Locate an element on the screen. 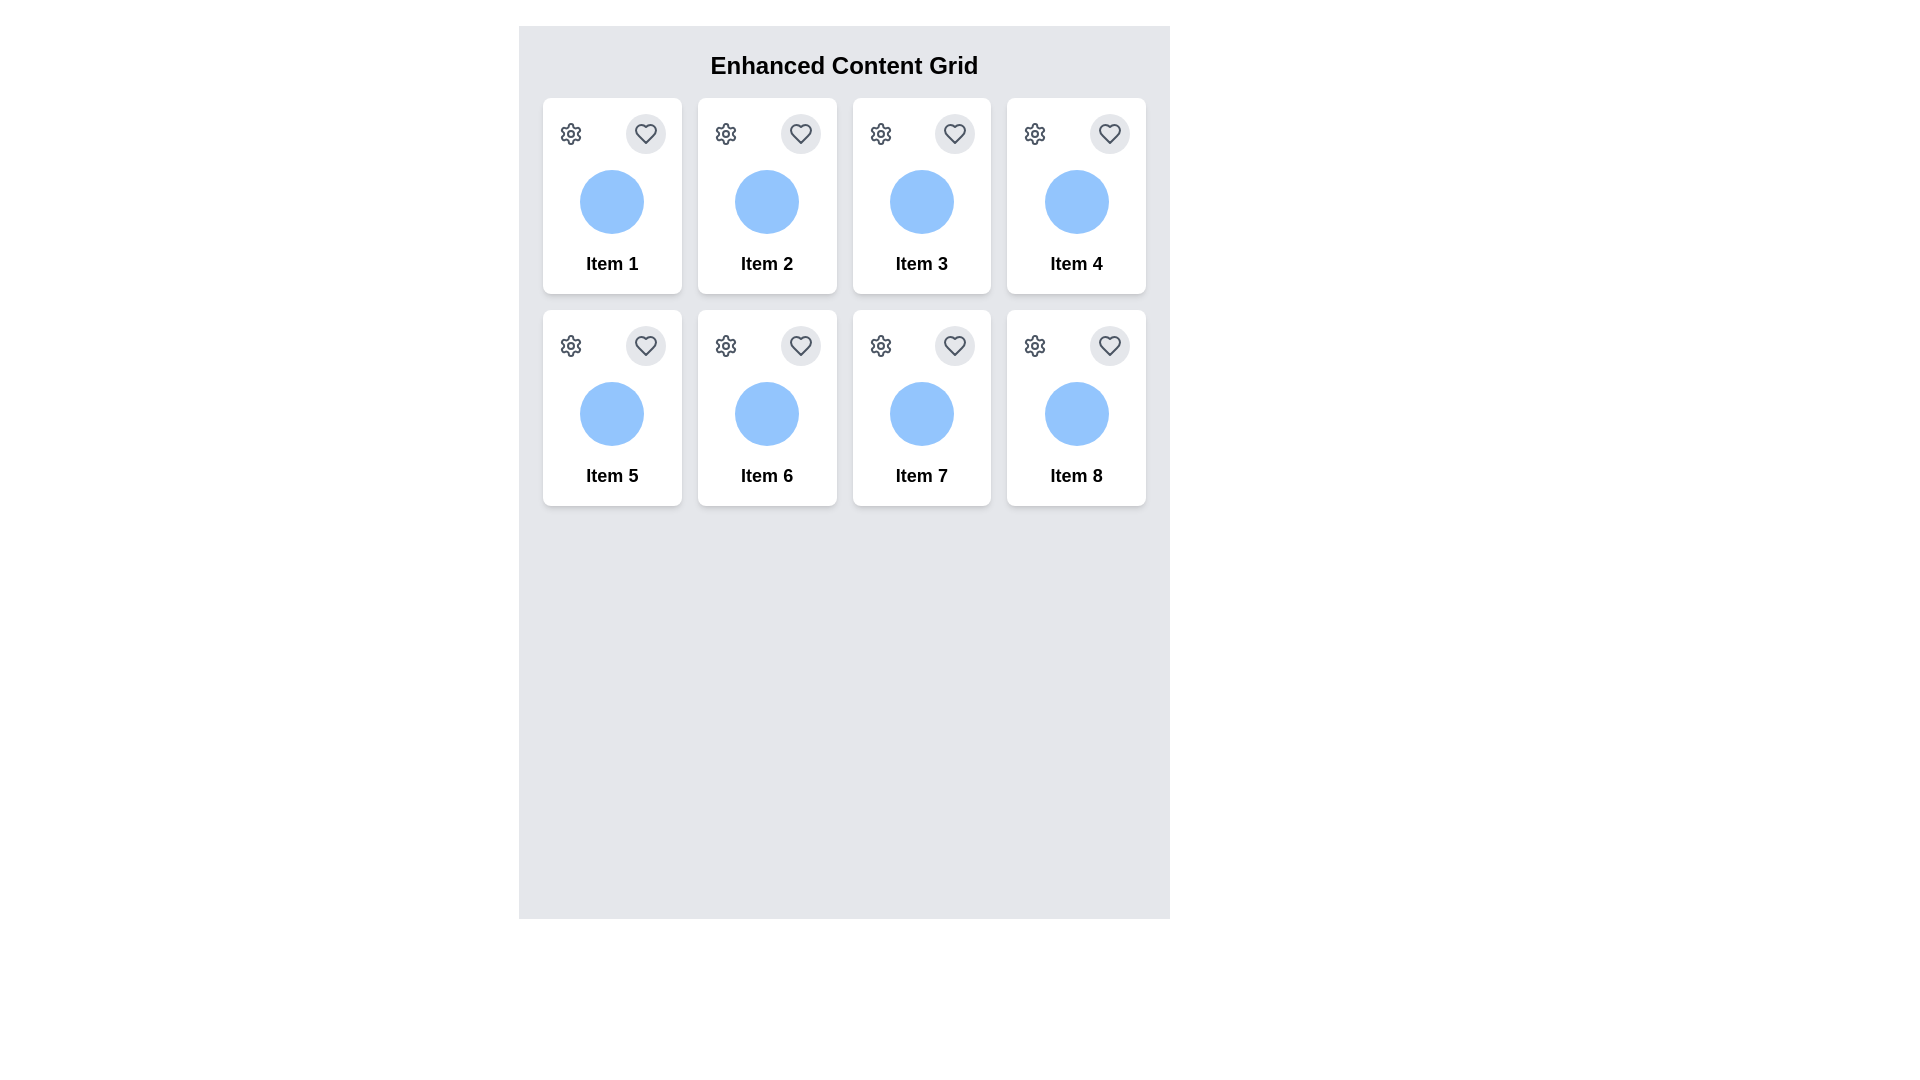 The width and height of the screenshot is (1920, 1080). the fourth Content Card or Tile in the grid layout located at the top-right position, which represents an item or entity and may provide settings or favorite options is located at coordinates (1075, 196).